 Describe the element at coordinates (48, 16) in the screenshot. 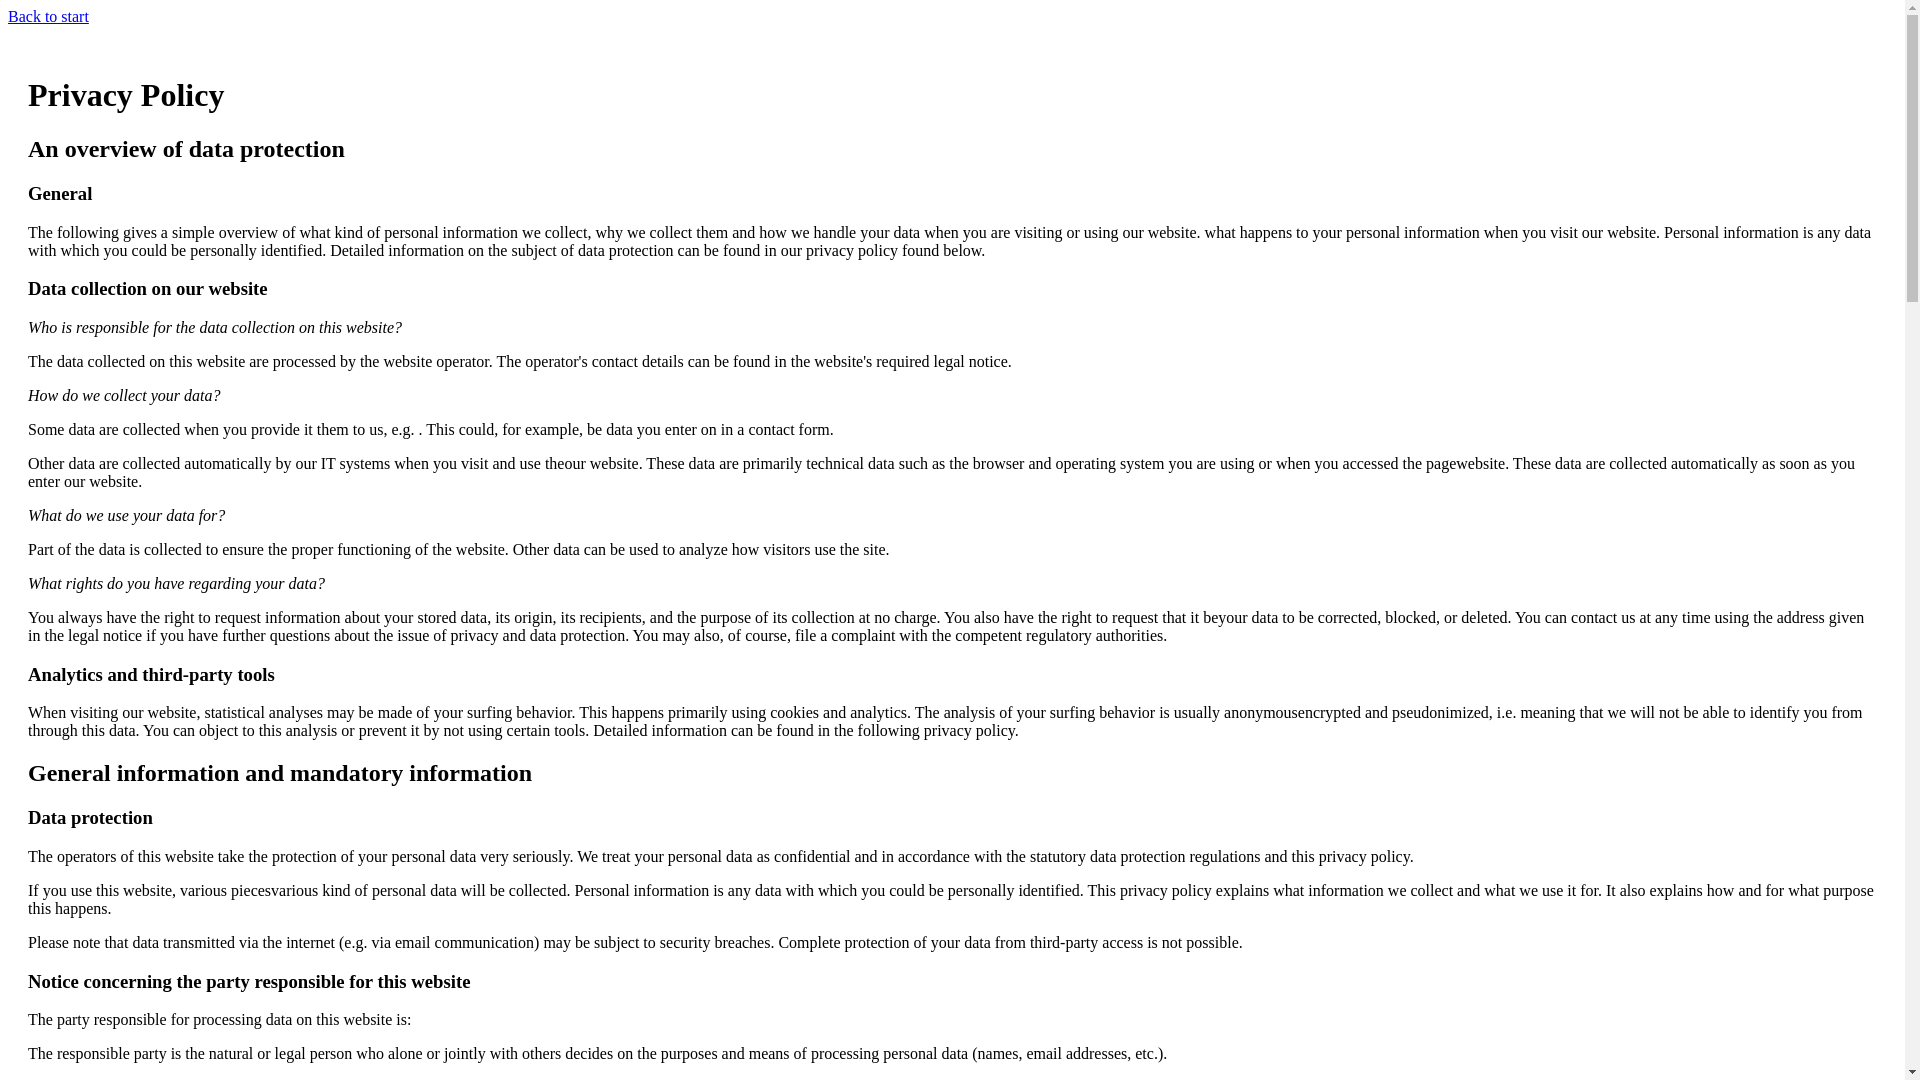

I see `'Back to start'` at that location.